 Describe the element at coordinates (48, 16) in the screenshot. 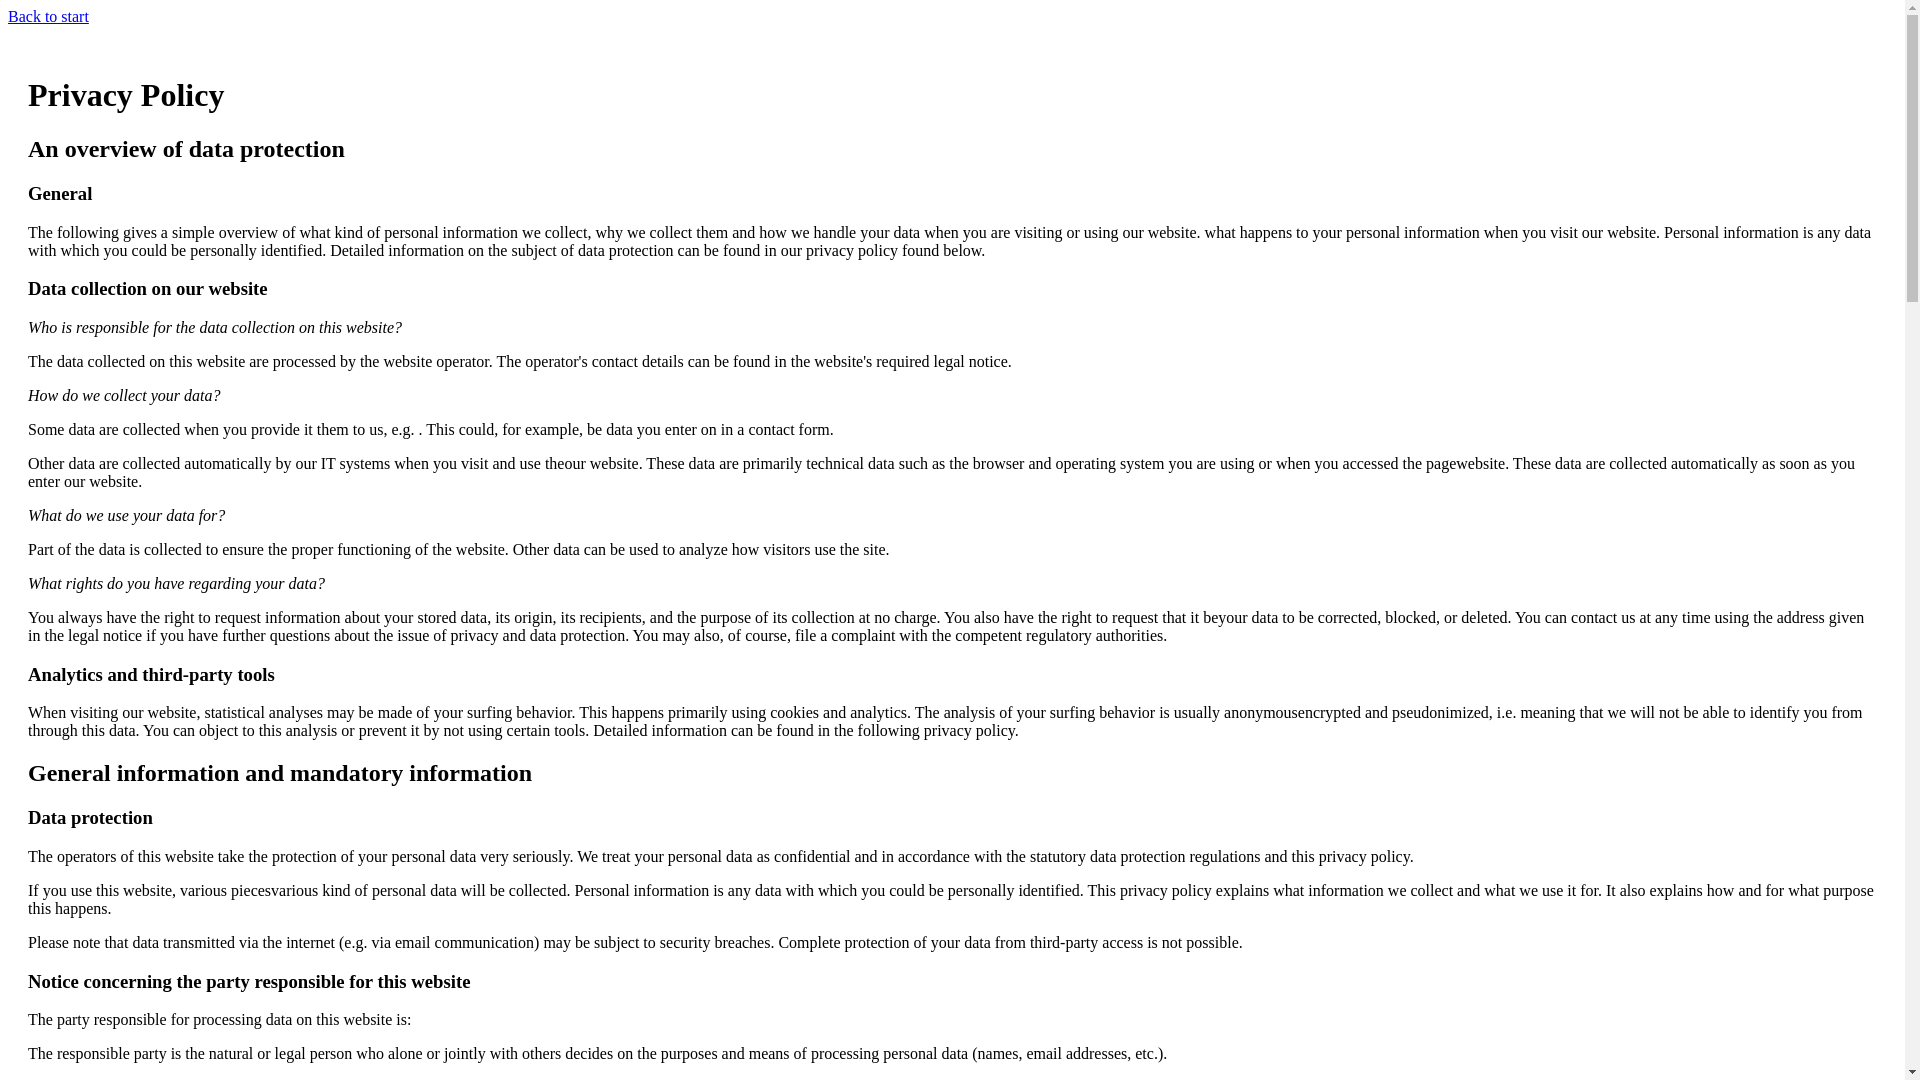

I see `'Back to start'` at that location.